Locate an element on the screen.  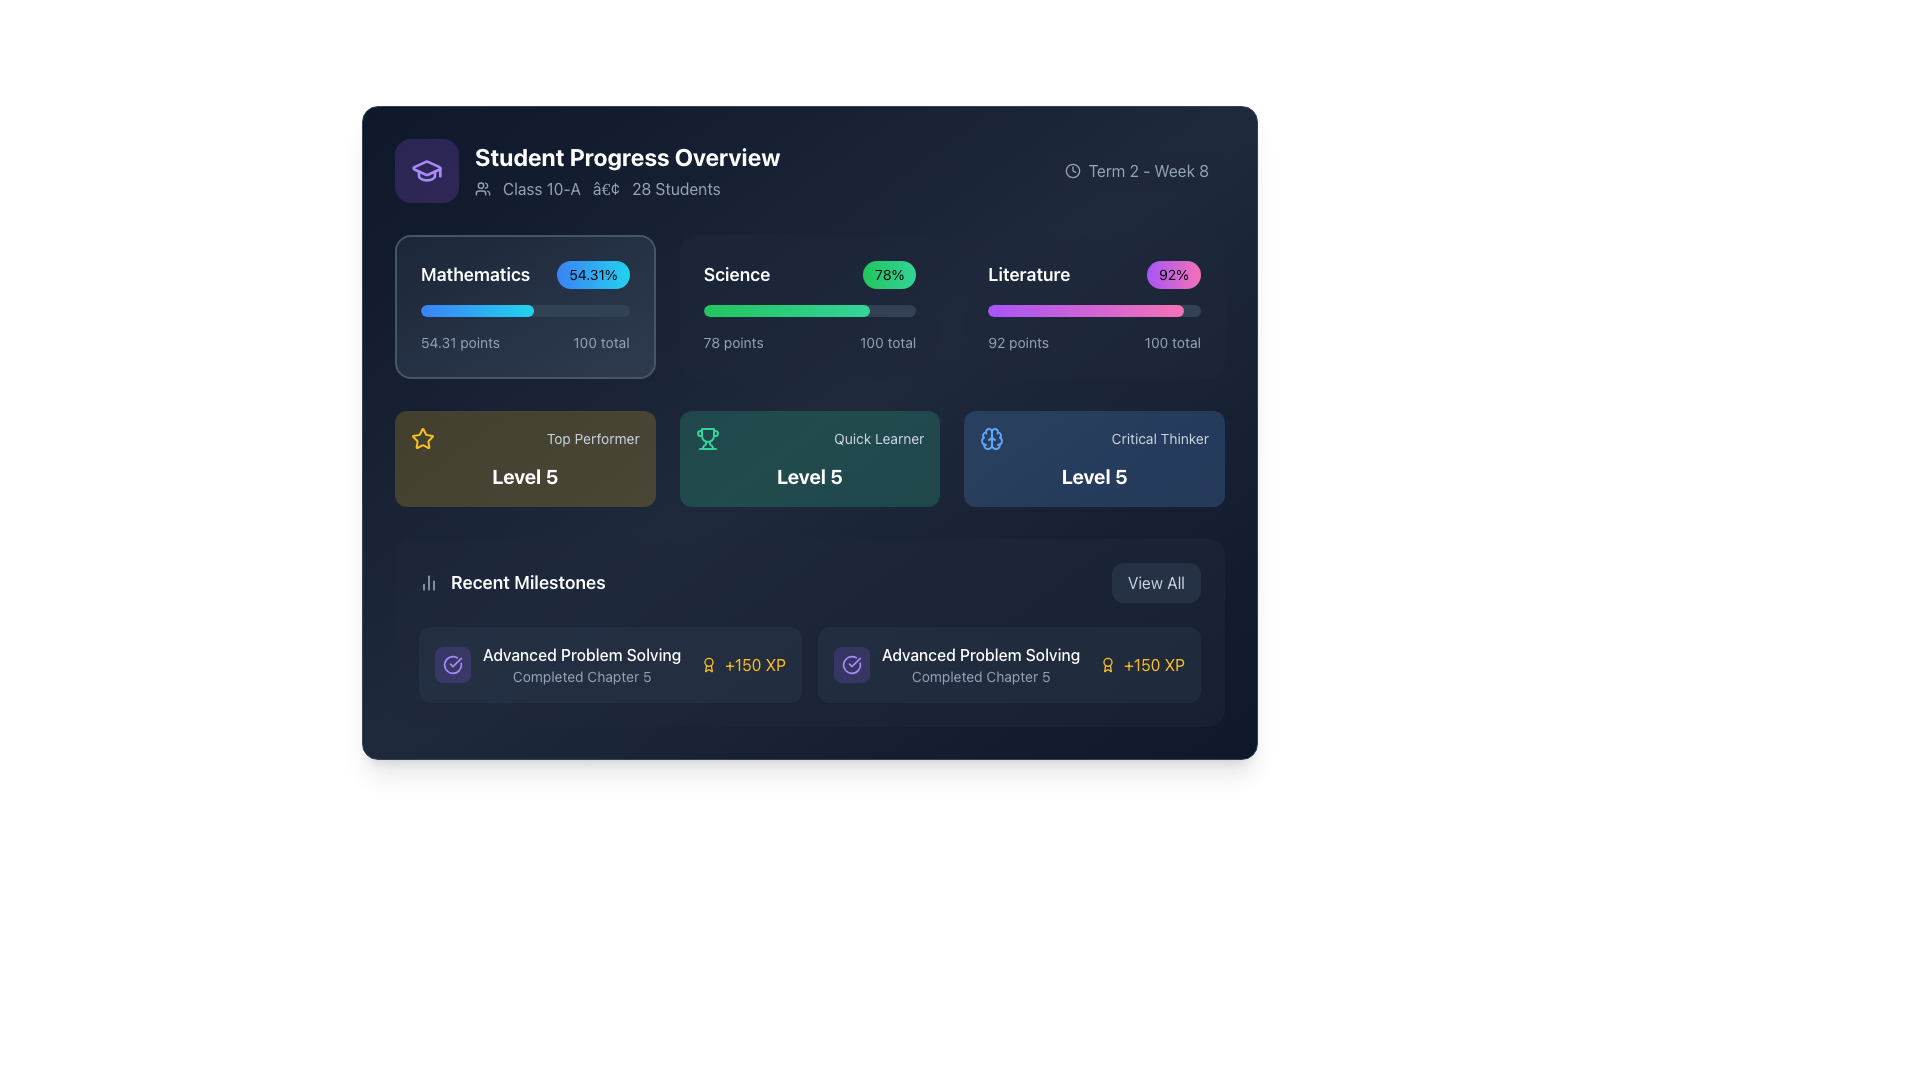
the progress bar with a dark gray background and a gradient filled portion, located within the 'Literature' section of the 'Student Progress Overview' card, positioned below the text 'Literature' and above '92 points100 total' is located at coordinates (1093, 311).